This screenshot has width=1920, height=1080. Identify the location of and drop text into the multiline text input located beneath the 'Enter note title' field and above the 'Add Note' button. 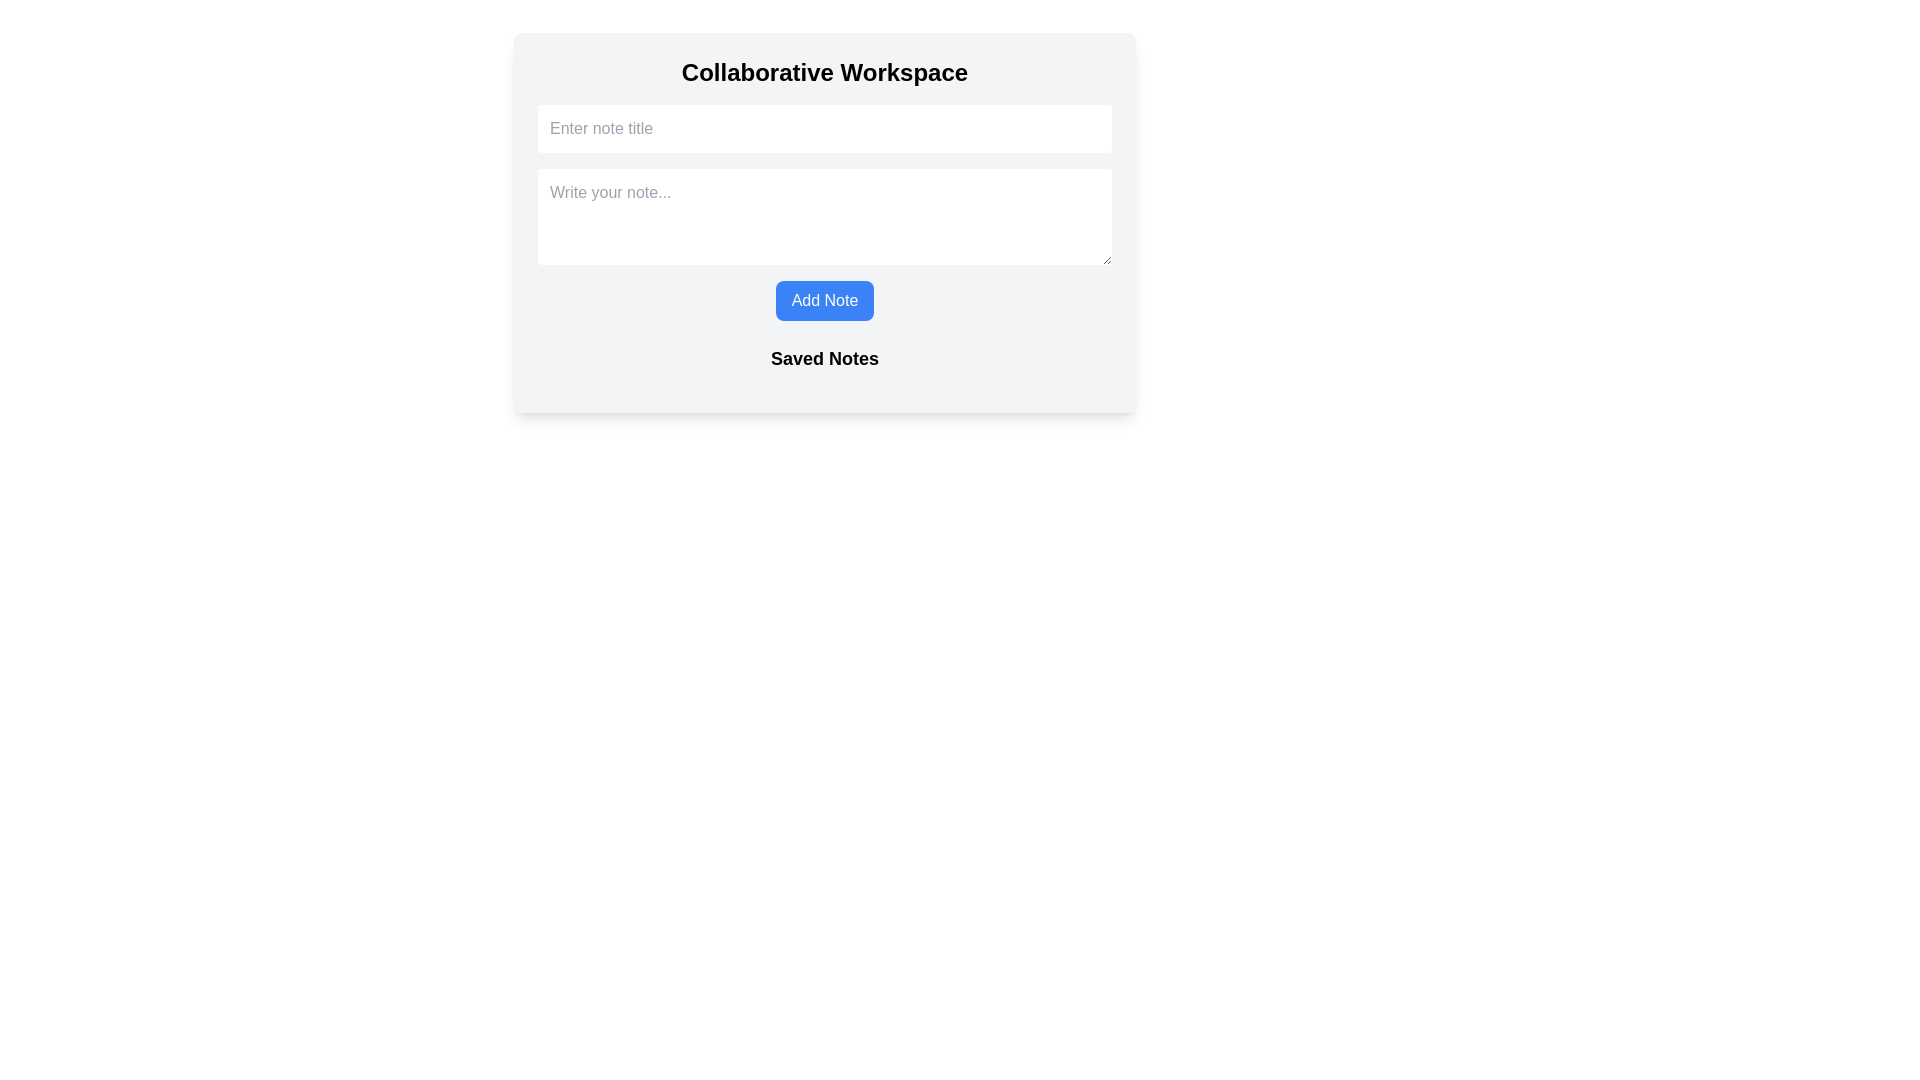
(825, 216).